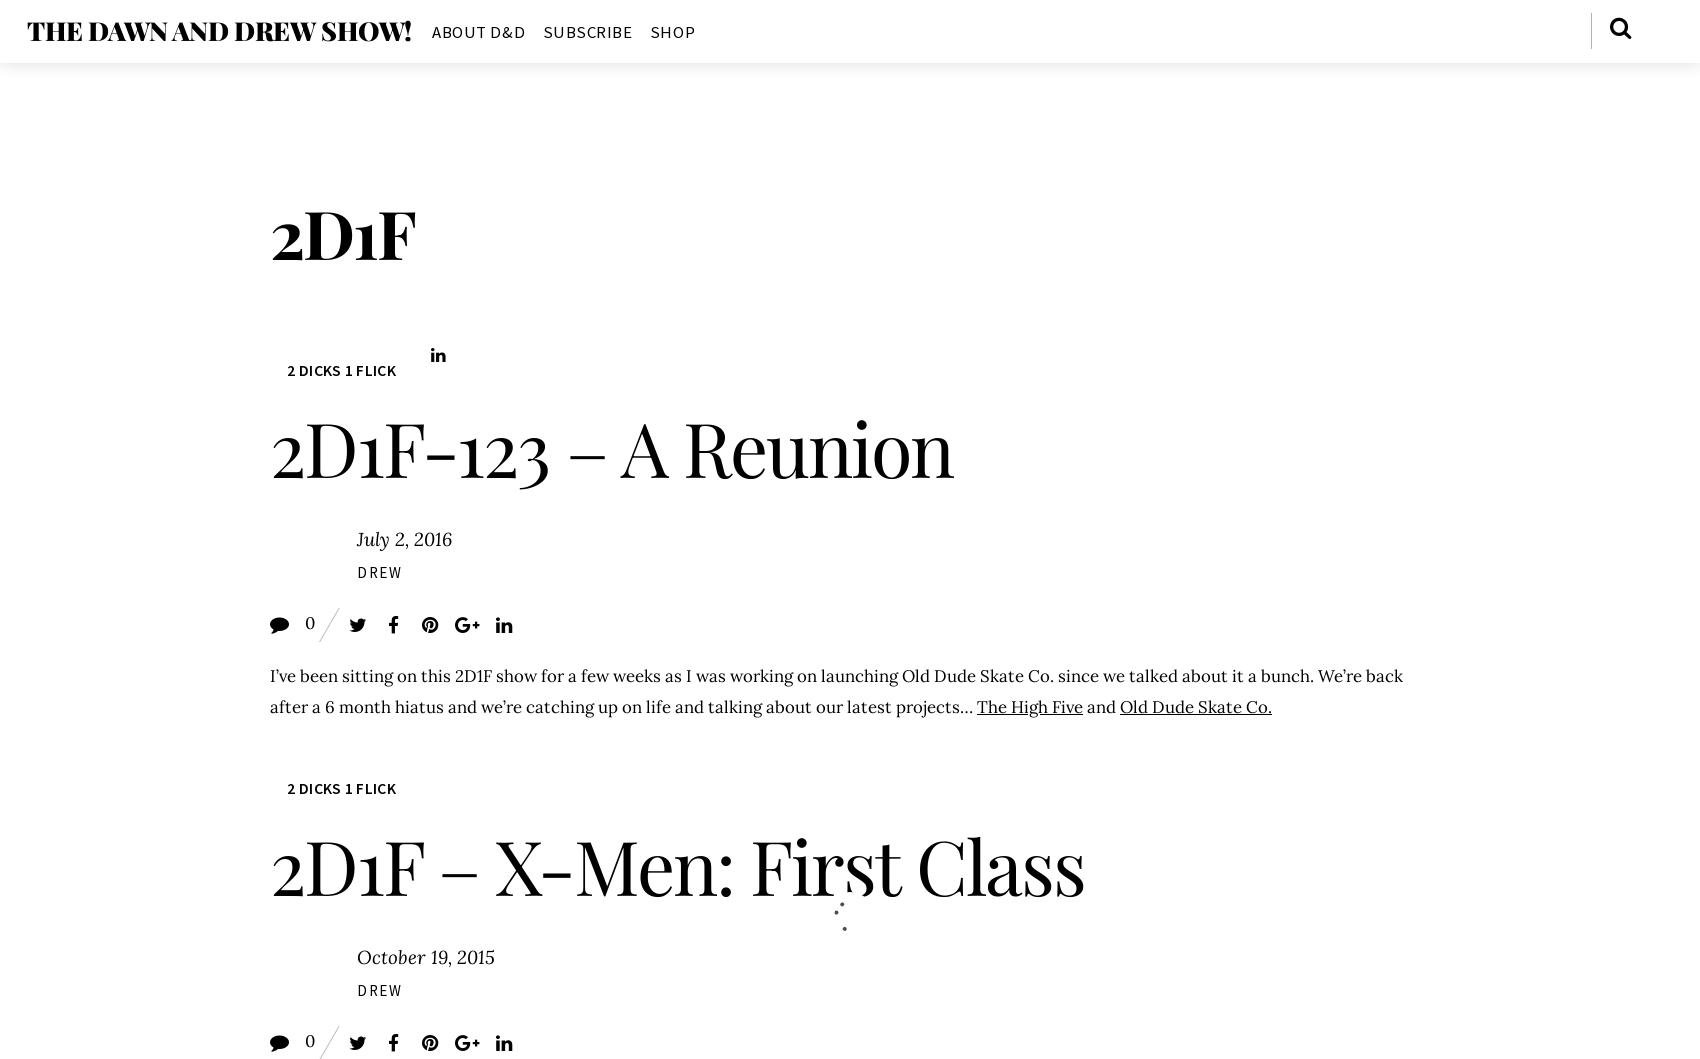 Image resolution: width=1700 pixels, height=1059 pixels. I want to click on 'July 2, 2016', so click(402, 538).